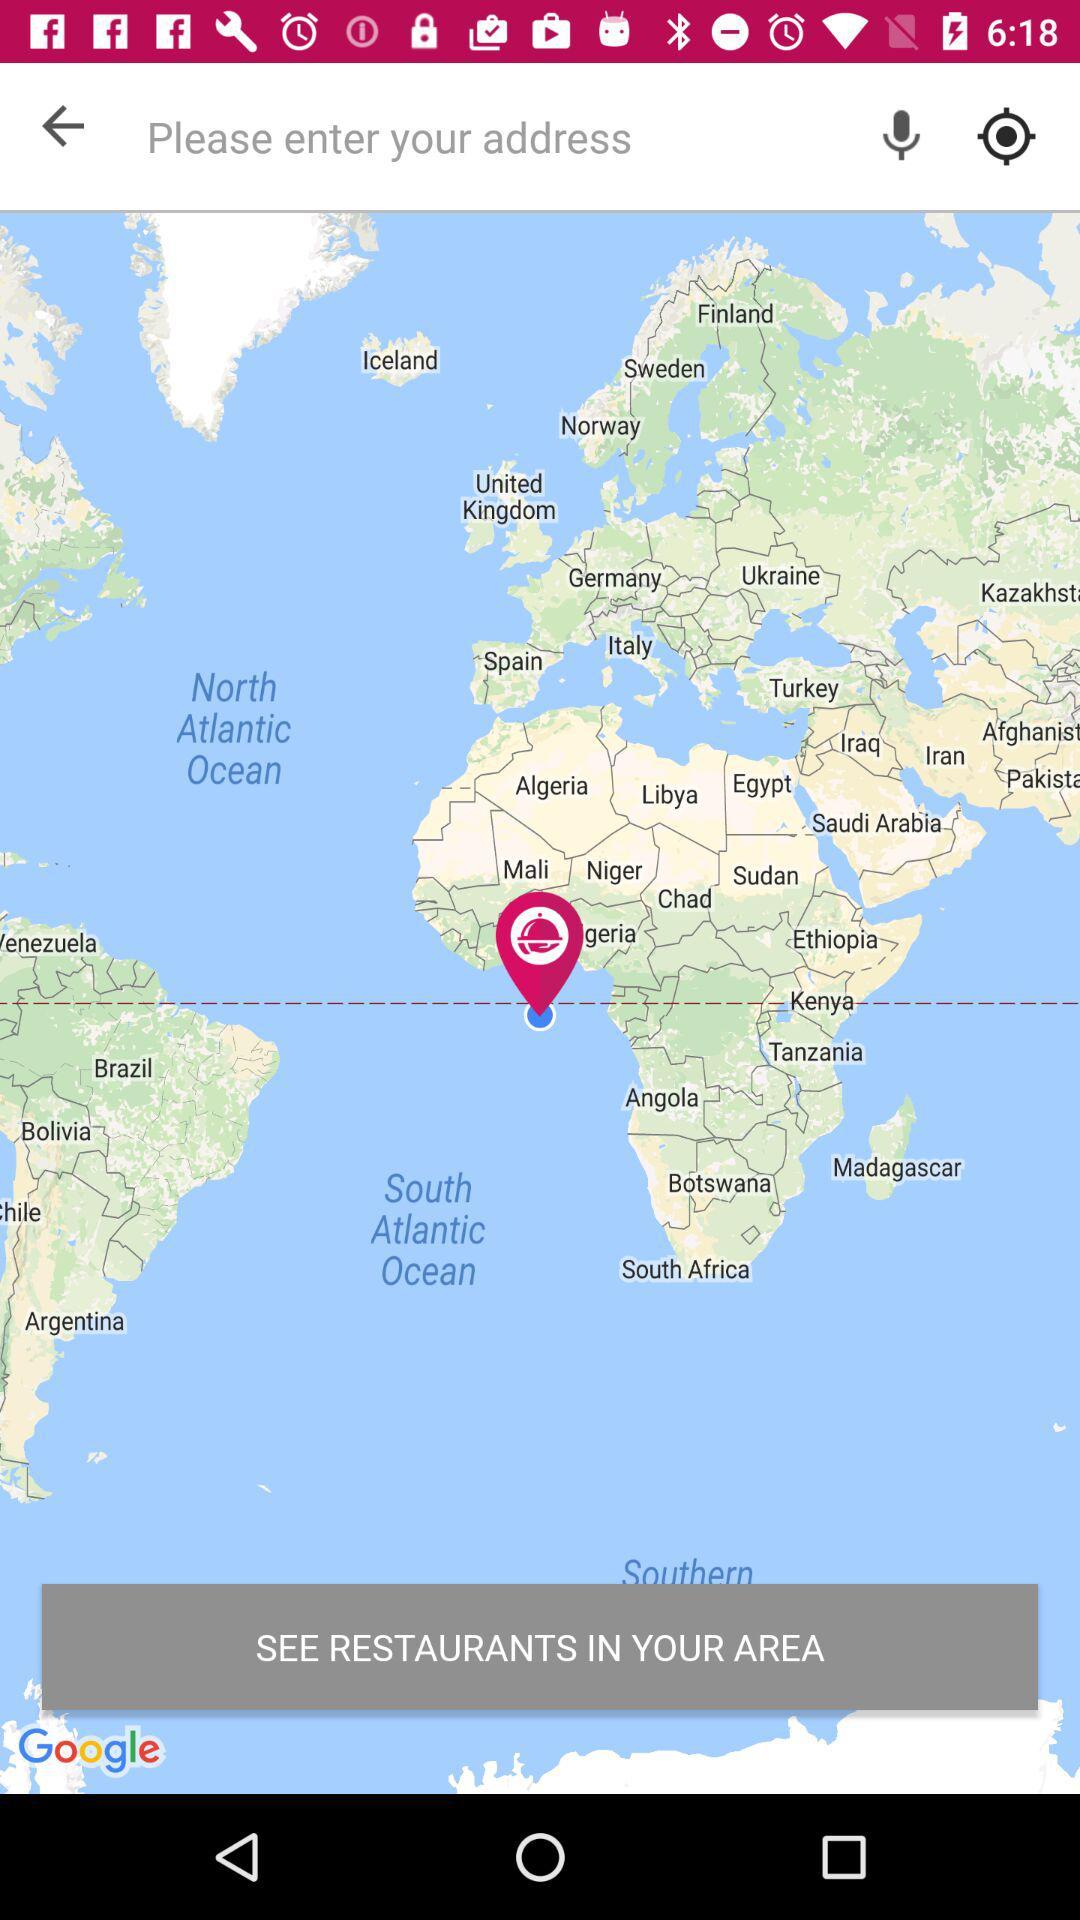 This screenshot has width=1080, height=1920. What do you see at coordinates (61, 124) in the screenshot?
I see `the arrow_backward icon` at bounding box center [61, 124].